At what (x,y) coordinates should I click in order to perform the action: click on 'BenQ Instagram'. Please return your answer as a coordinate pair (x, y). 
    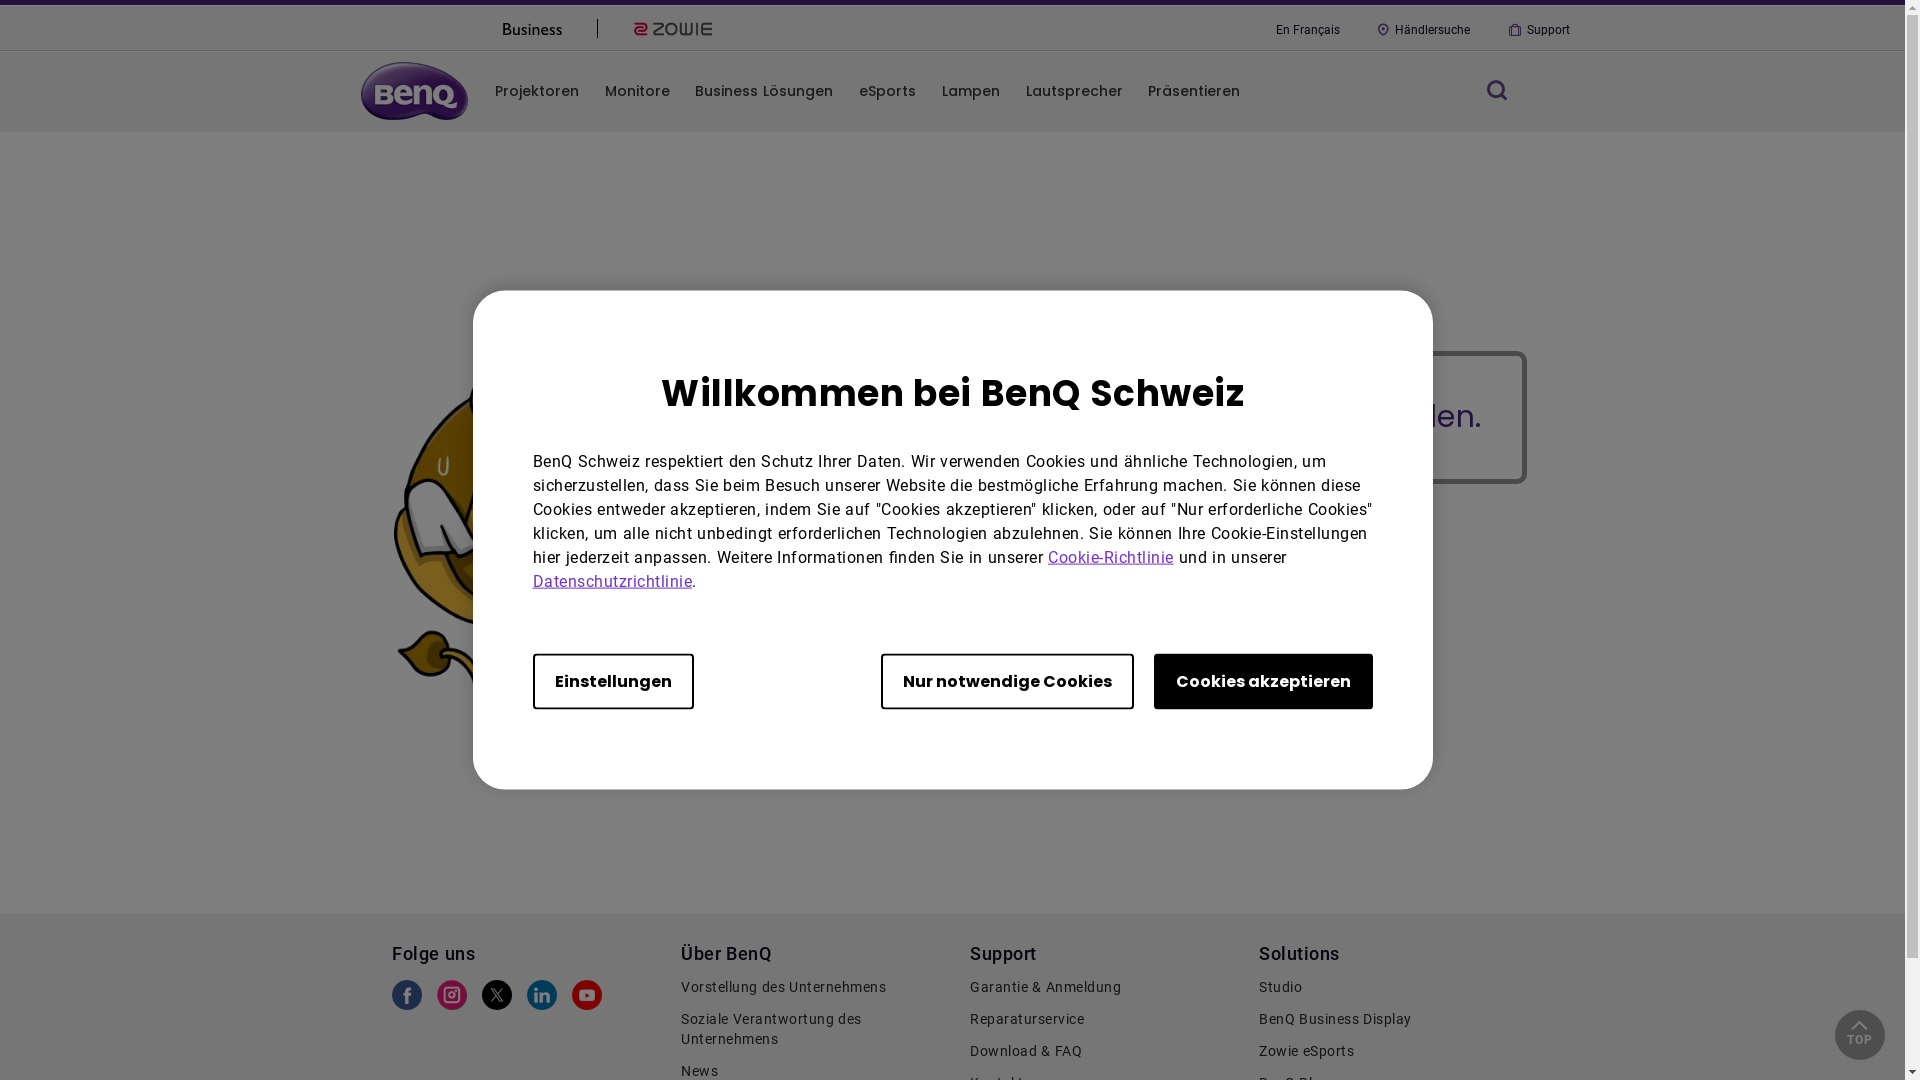
    Looking at the image, I should click on (450, 999).